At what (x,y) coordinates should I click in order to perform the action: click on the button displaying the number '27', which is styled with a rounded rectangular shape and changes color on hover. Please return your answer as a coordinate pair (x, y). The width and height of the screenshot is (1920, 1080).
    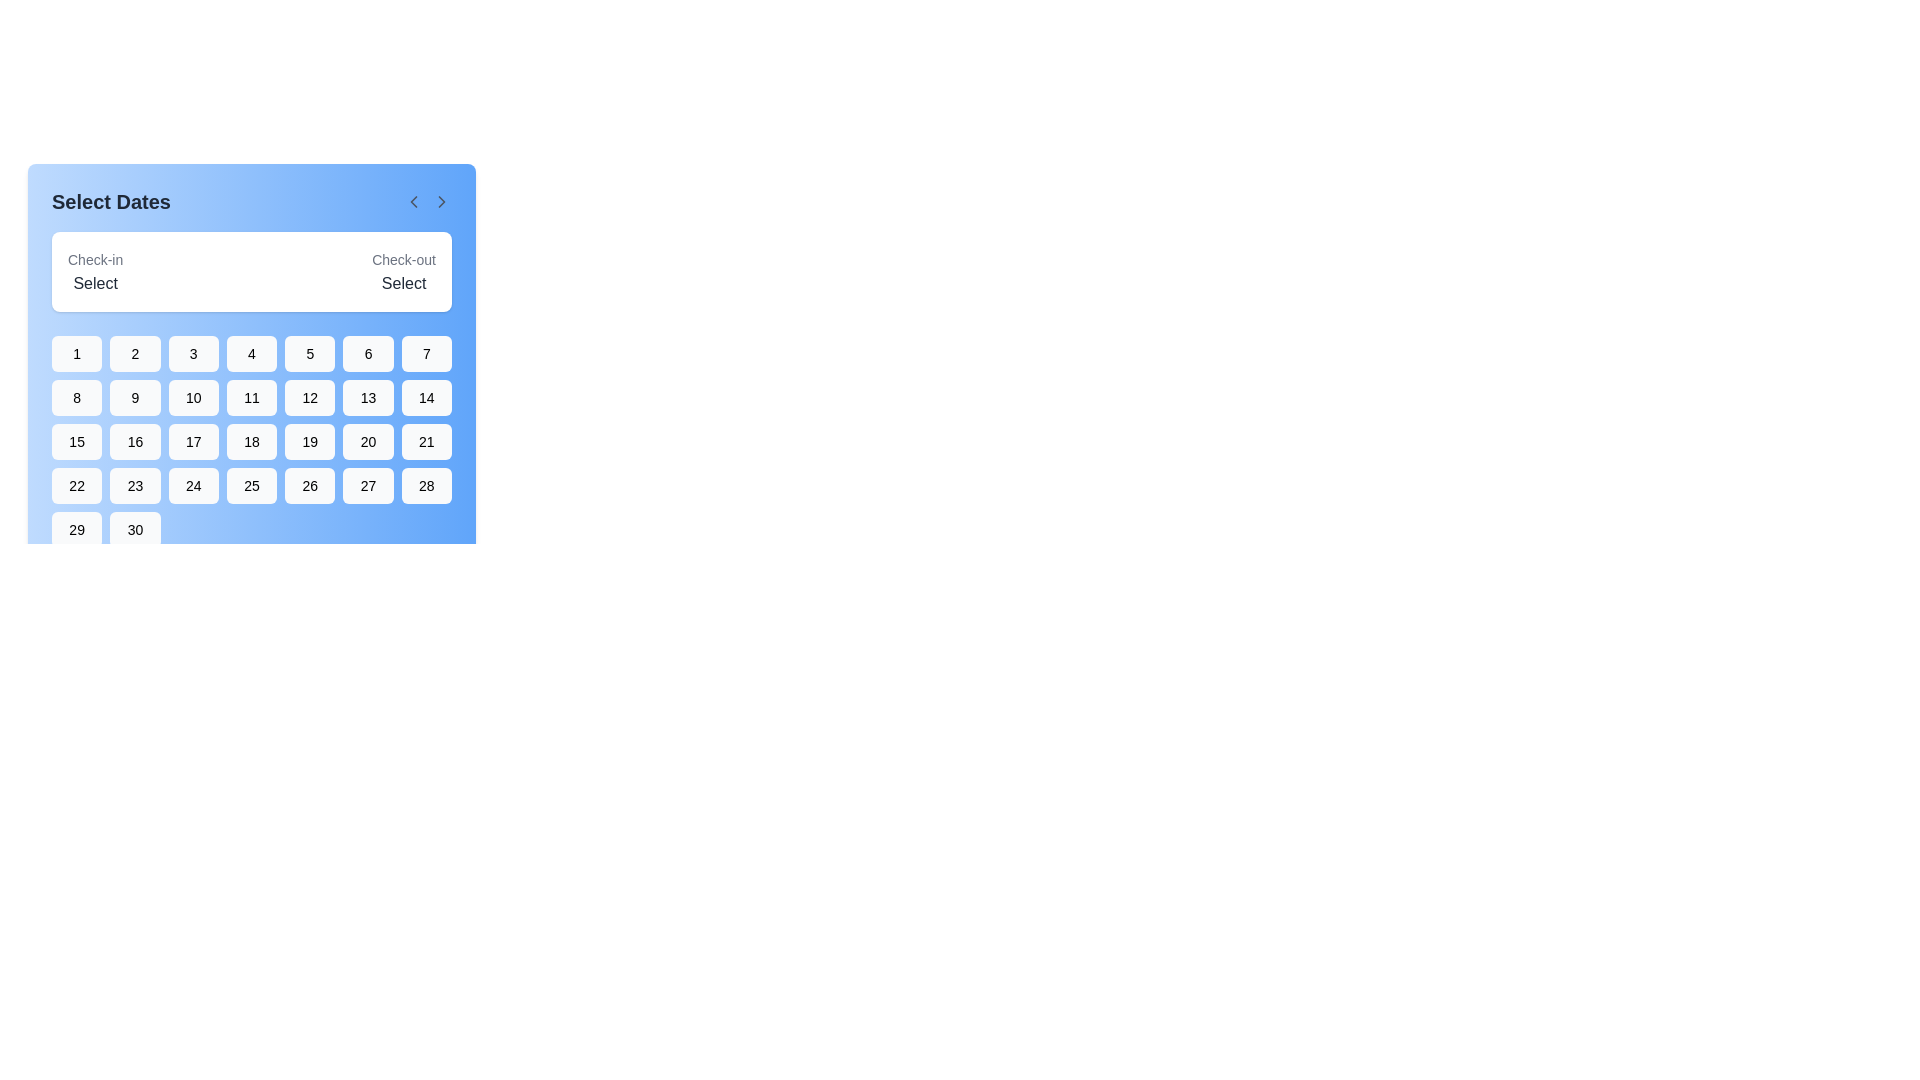
    Looking at the image, I should click on (368, 486).